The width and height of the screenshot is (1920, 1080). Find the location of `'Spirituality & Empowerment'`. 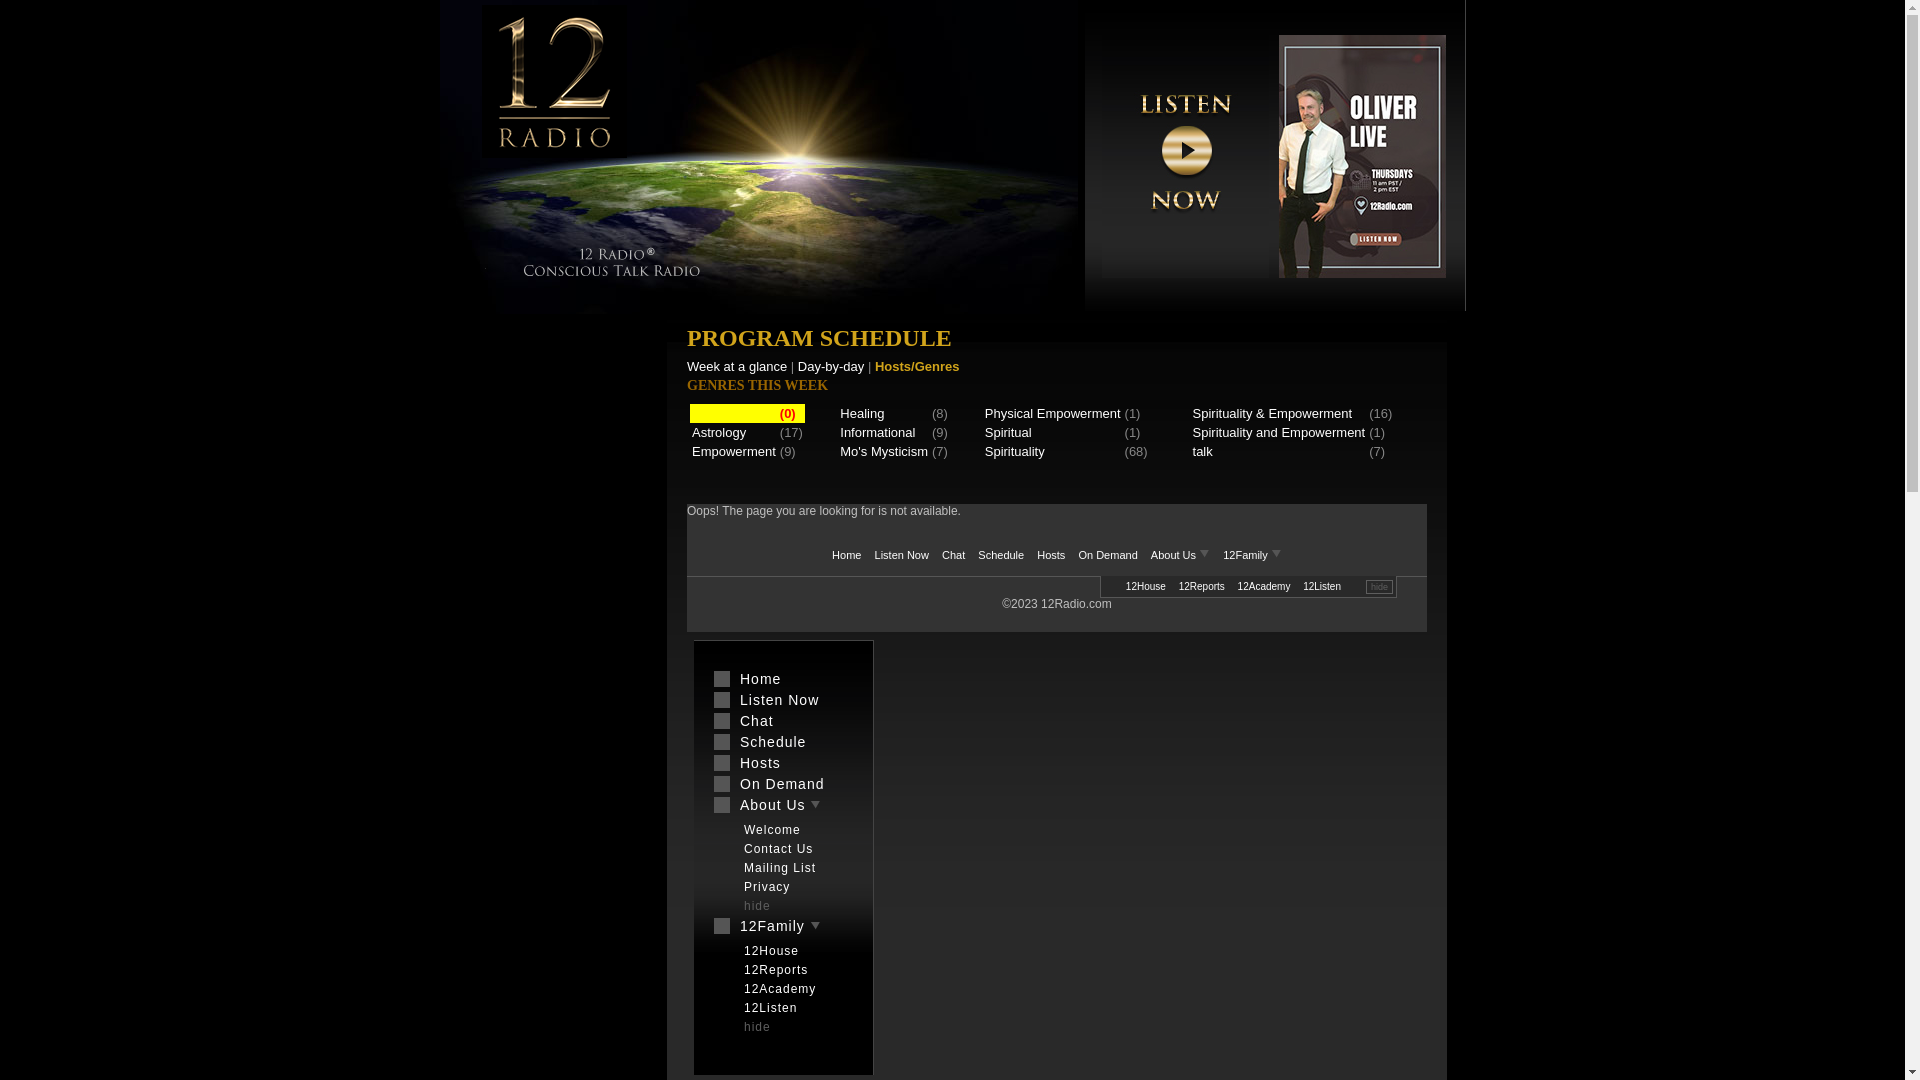

'Spirituality & Empowerment' is located at coordinates (1193, 412).